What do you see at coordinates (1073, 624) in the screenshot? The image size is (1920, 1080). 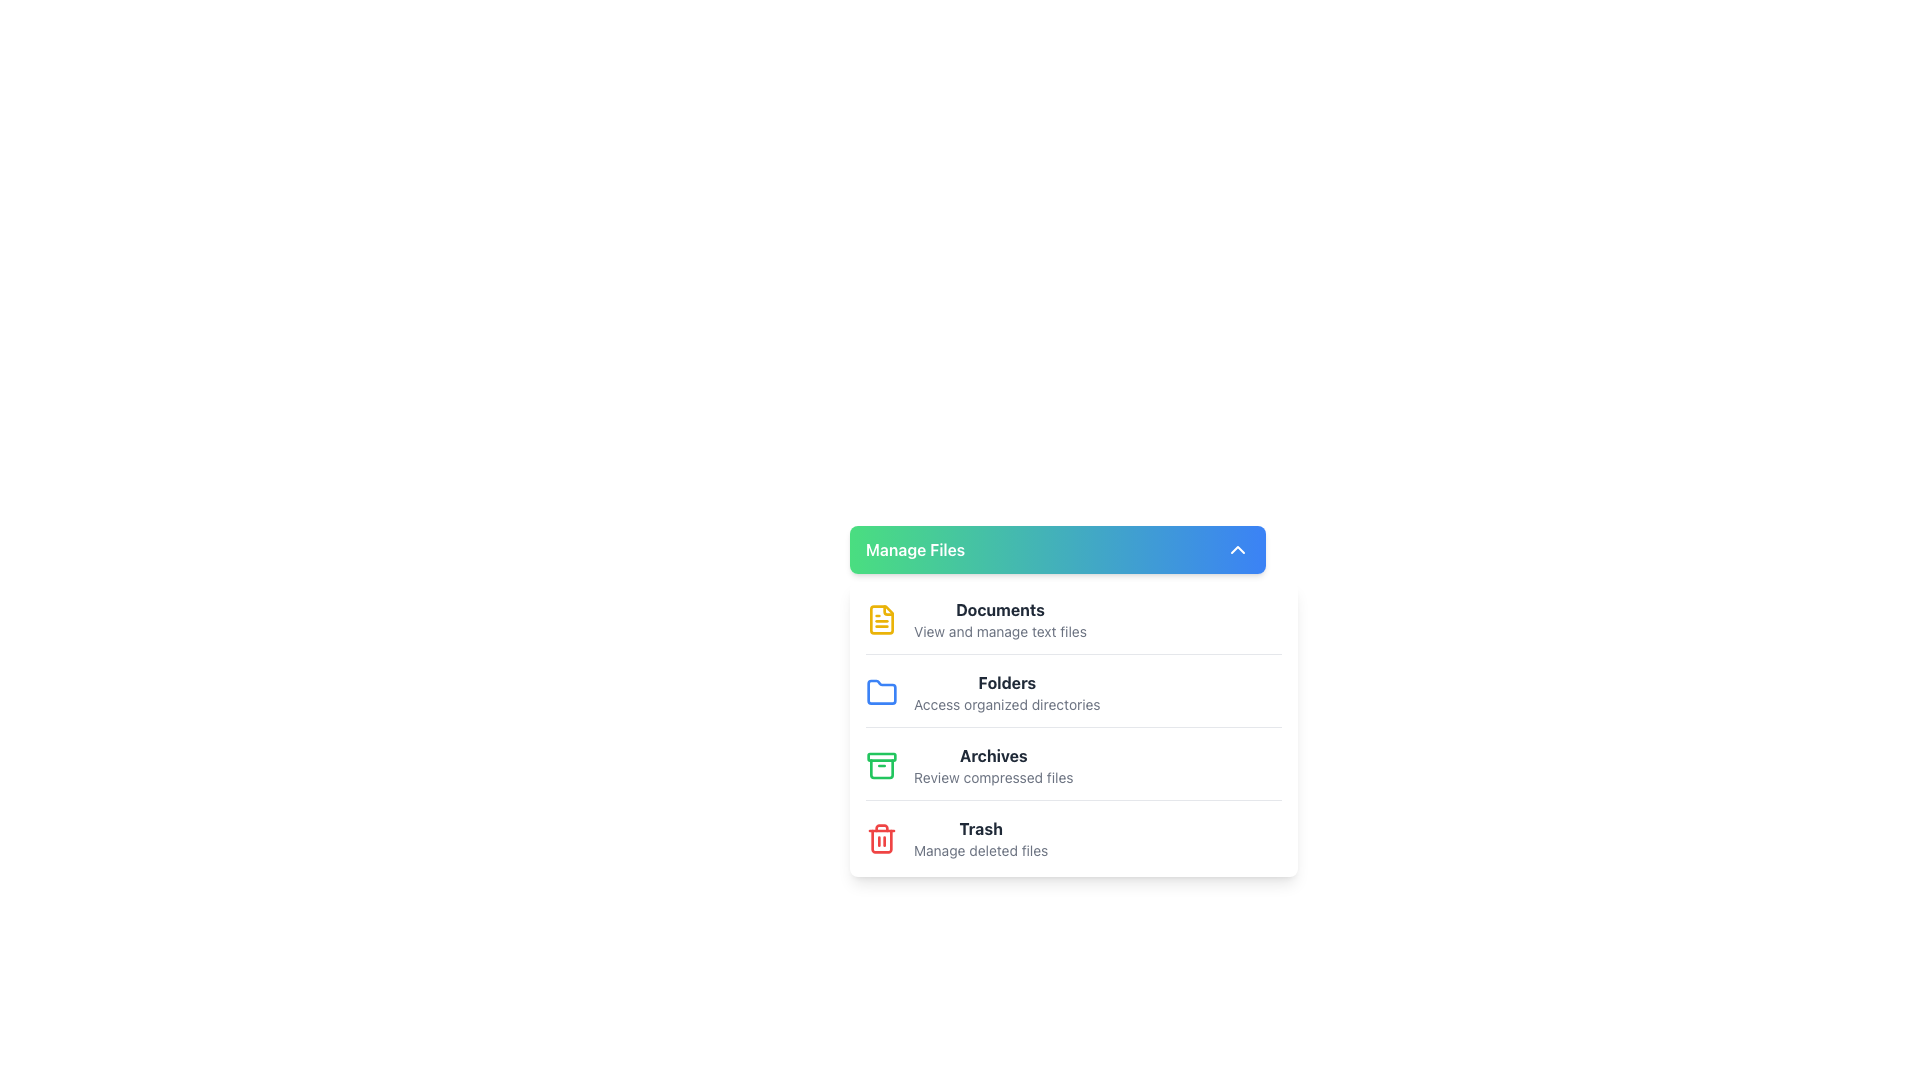 I see `the 'Documents' menu item, which is the first entry in the 'Manage Files' section` at bounding box center [1073, 624].